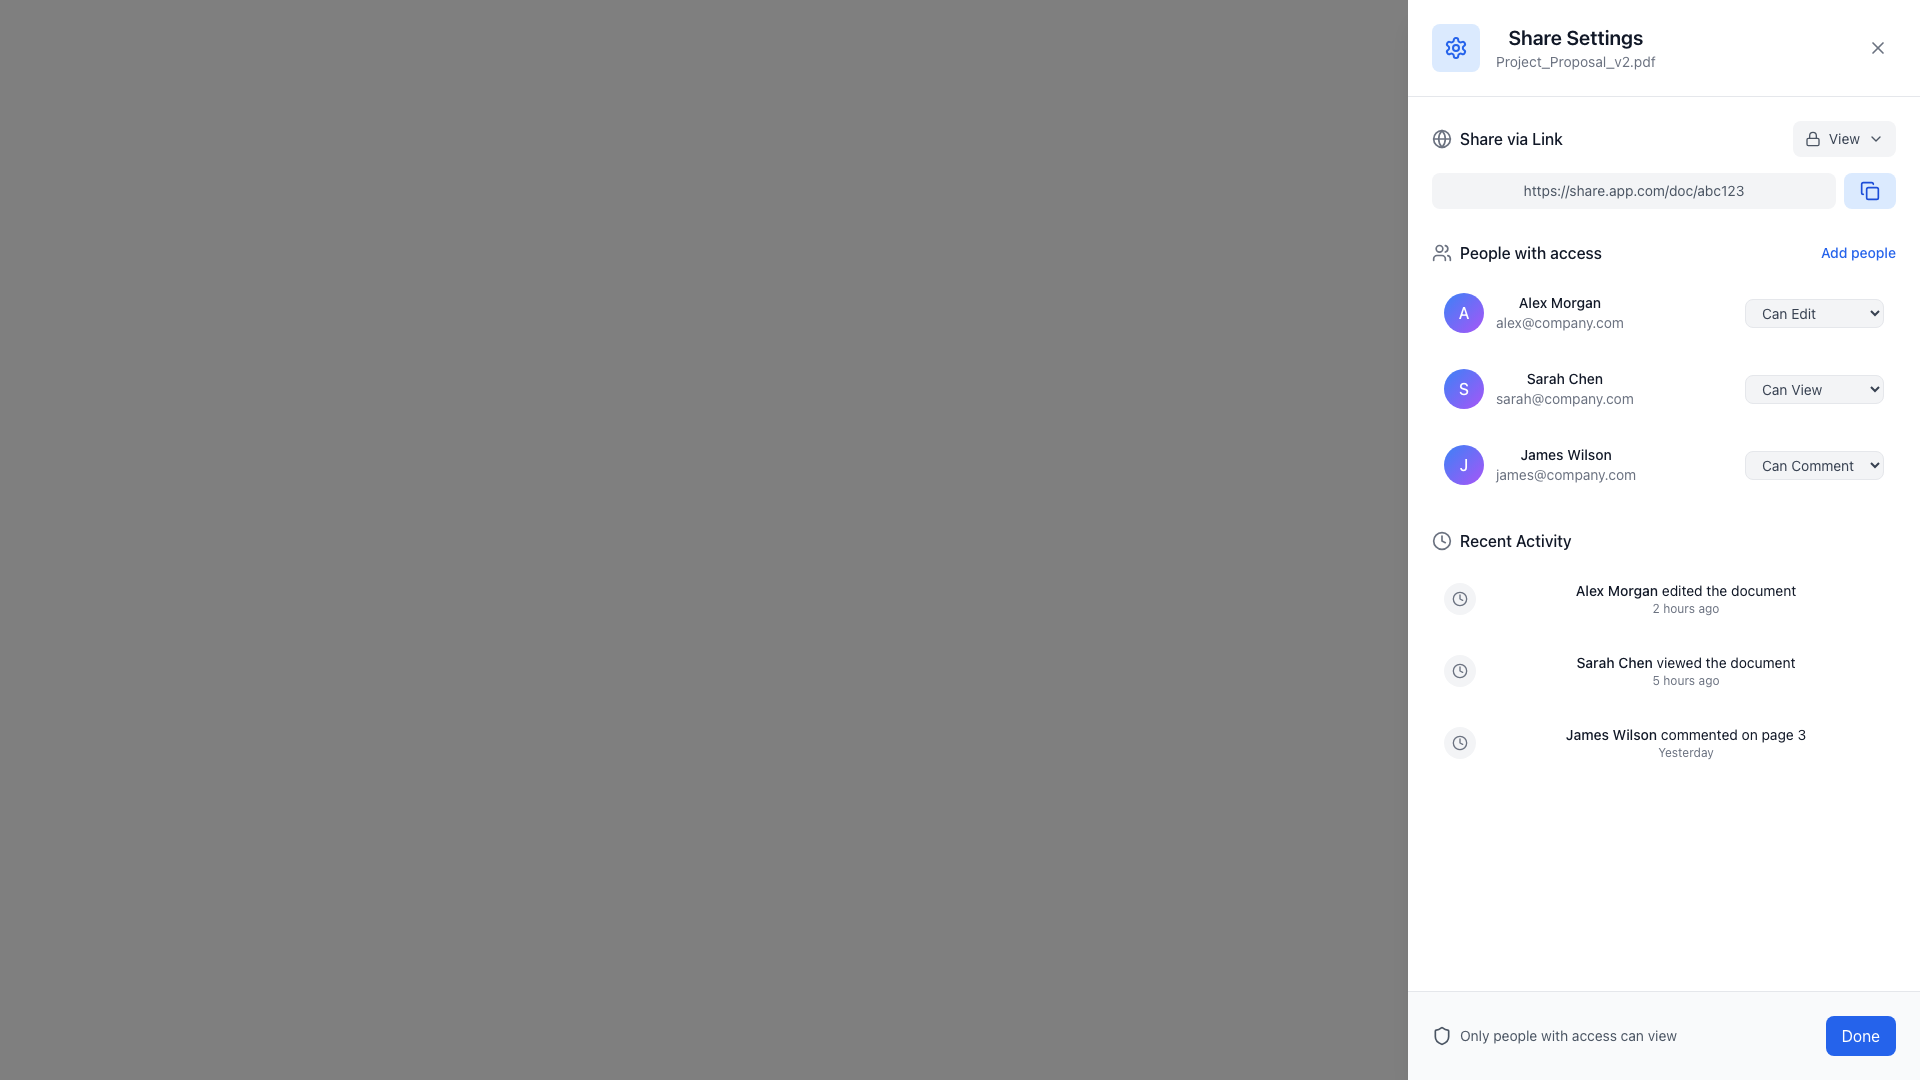 The image size is (1920, 1080). What do you see at coordinates (1511, 137) in the screenshot?
I see `the 'Share via Link' text label, which is styled in medium-weight font and dark gray color, located to the right of a globe icon` at bounding box center [1511, 137].